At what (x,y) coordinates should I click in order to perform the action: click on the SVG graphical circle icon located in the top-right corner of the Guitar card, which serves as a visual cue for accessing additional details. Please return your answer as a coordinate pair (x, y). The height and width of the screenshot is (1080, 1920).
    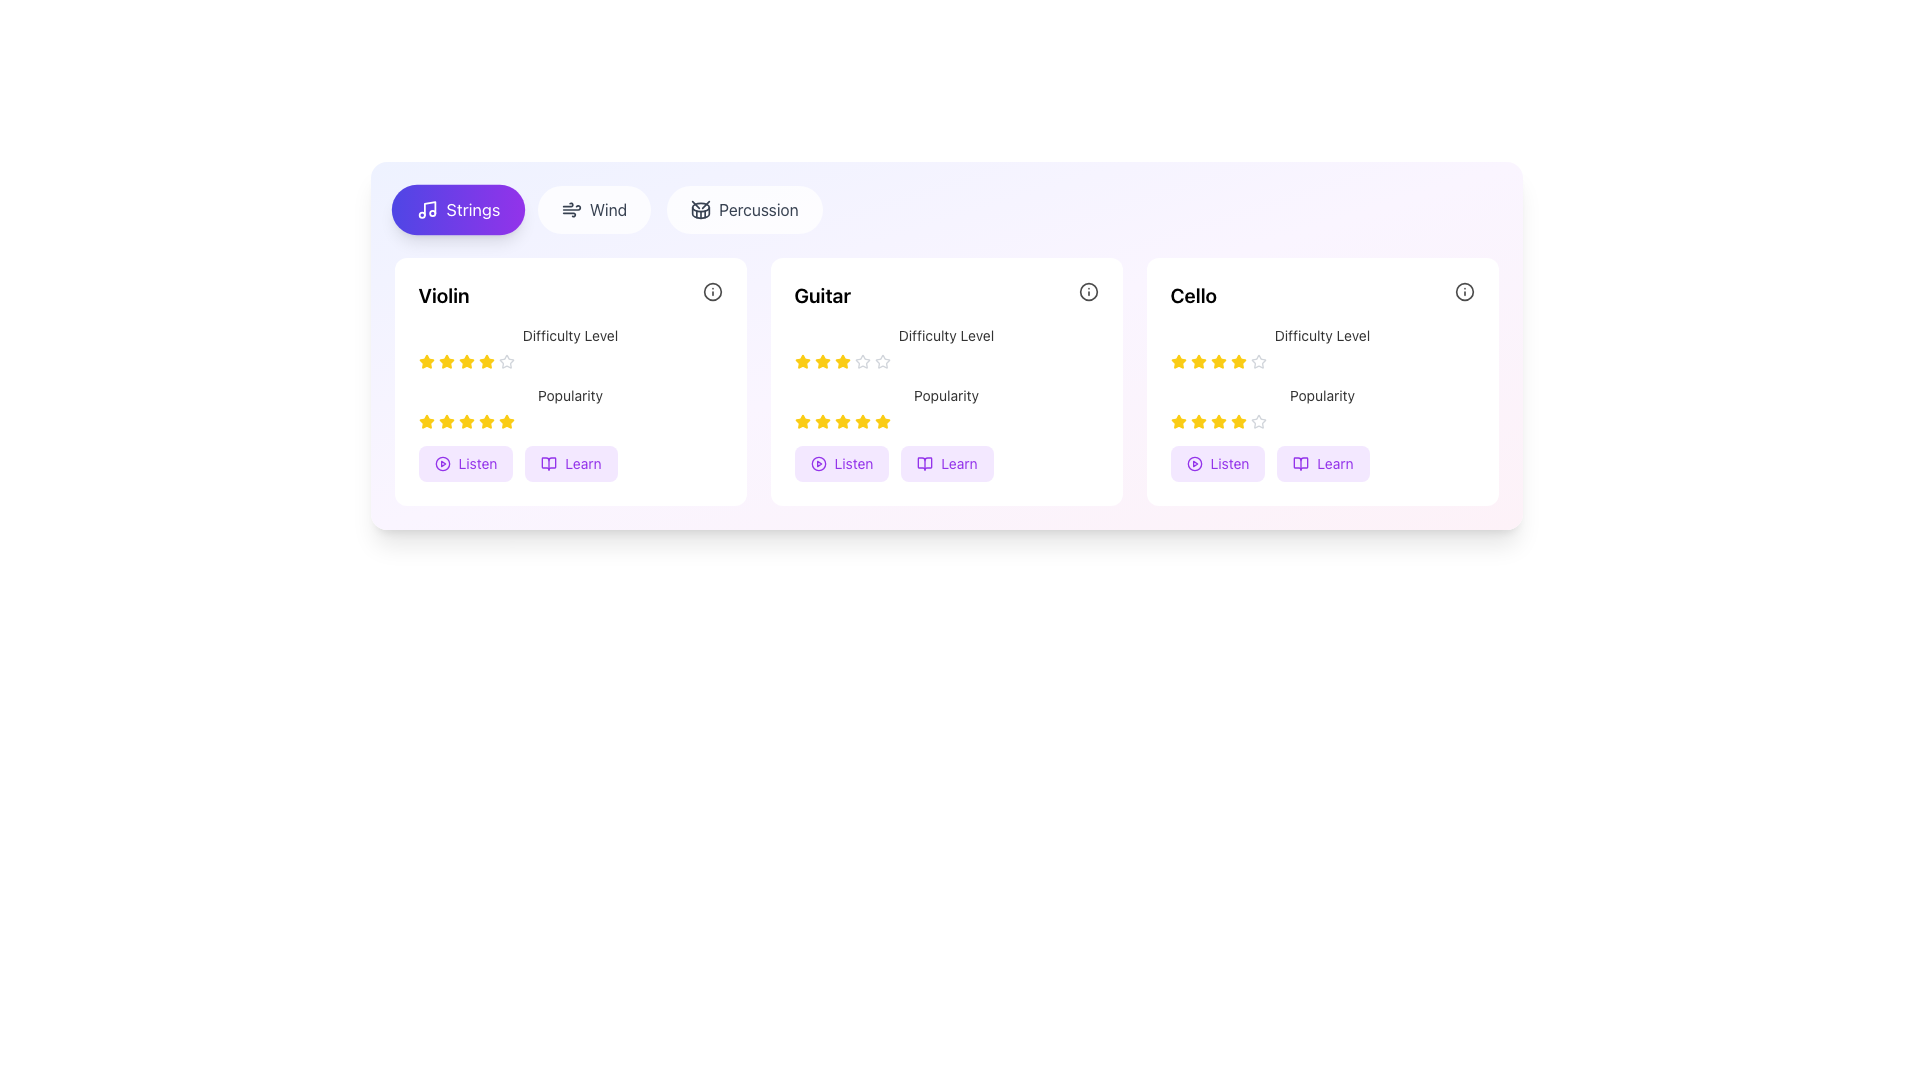
    Looking at the image, I should click on (712, 292).